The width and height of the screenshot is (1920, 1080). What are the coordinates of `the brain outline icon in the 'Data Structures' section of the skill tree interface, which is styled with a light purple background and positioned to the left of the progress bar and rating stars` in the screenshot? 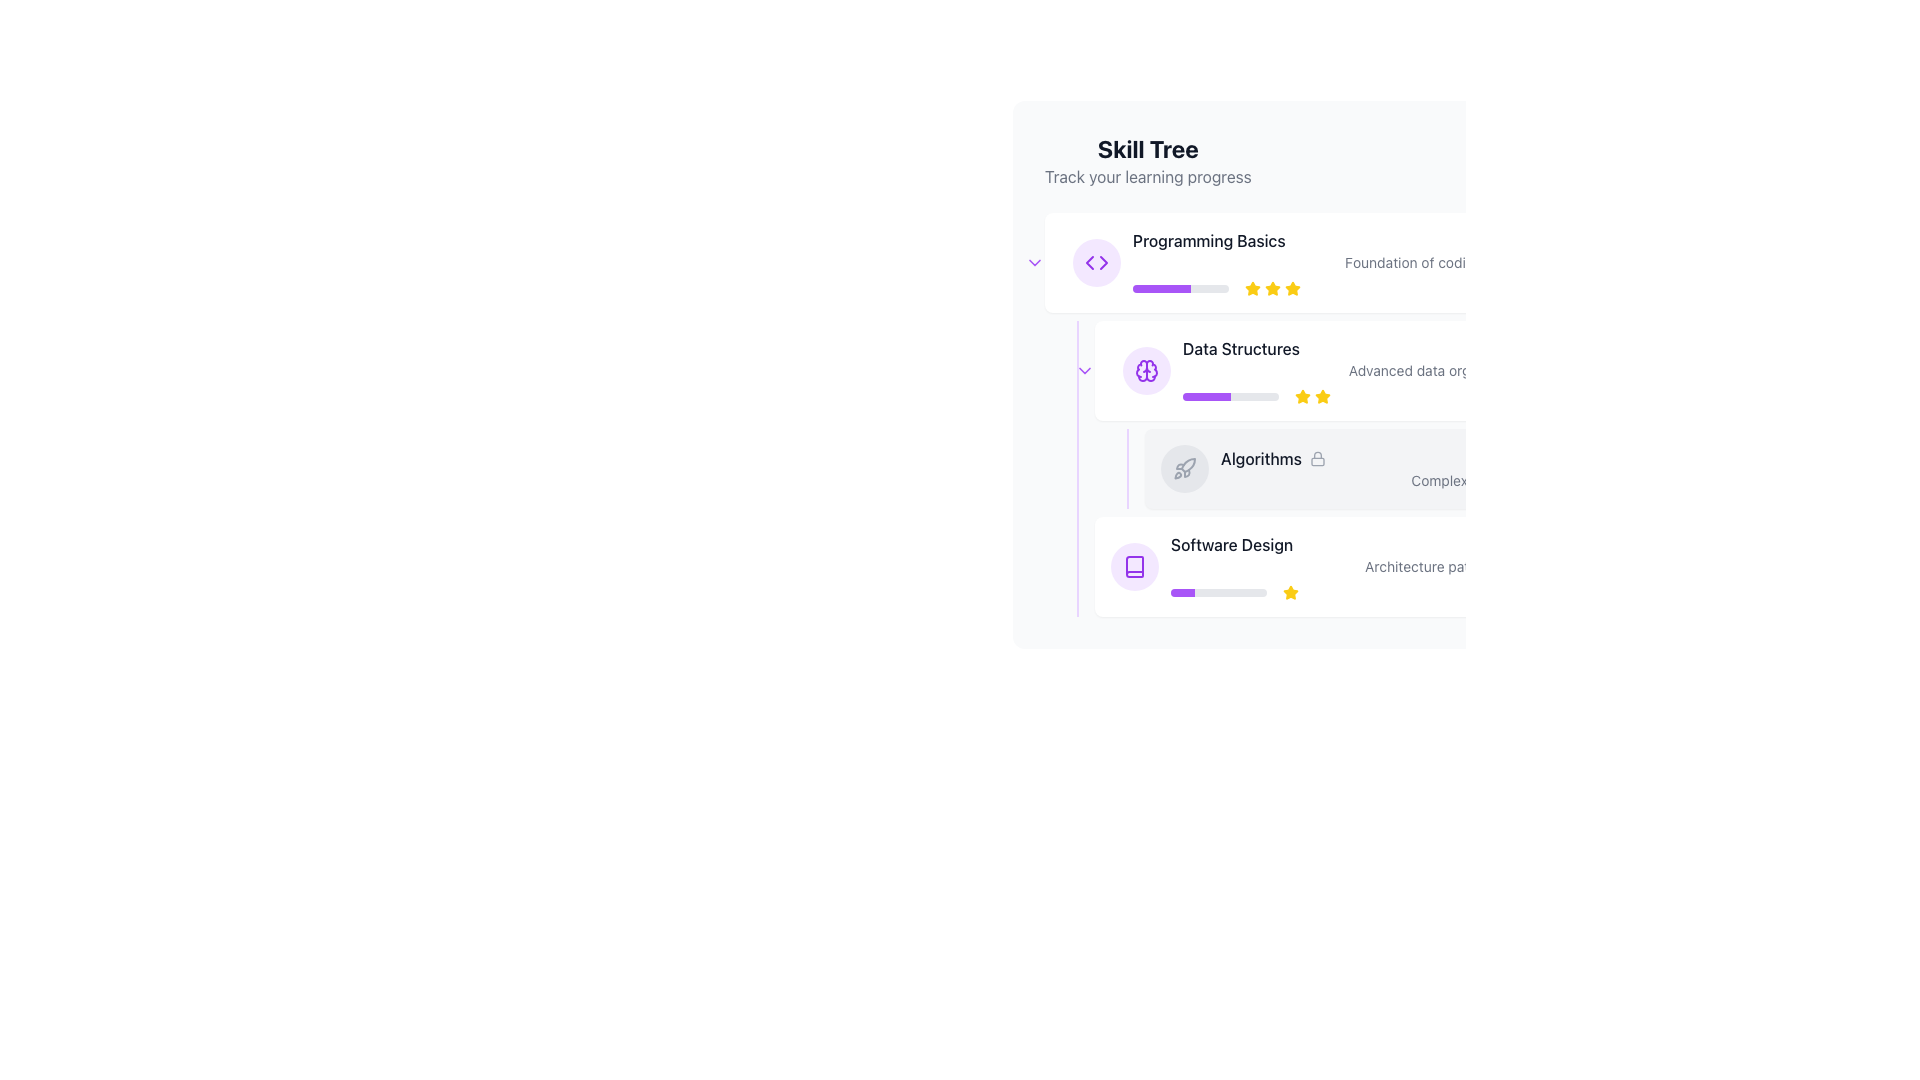 It's located at (1147, 370).